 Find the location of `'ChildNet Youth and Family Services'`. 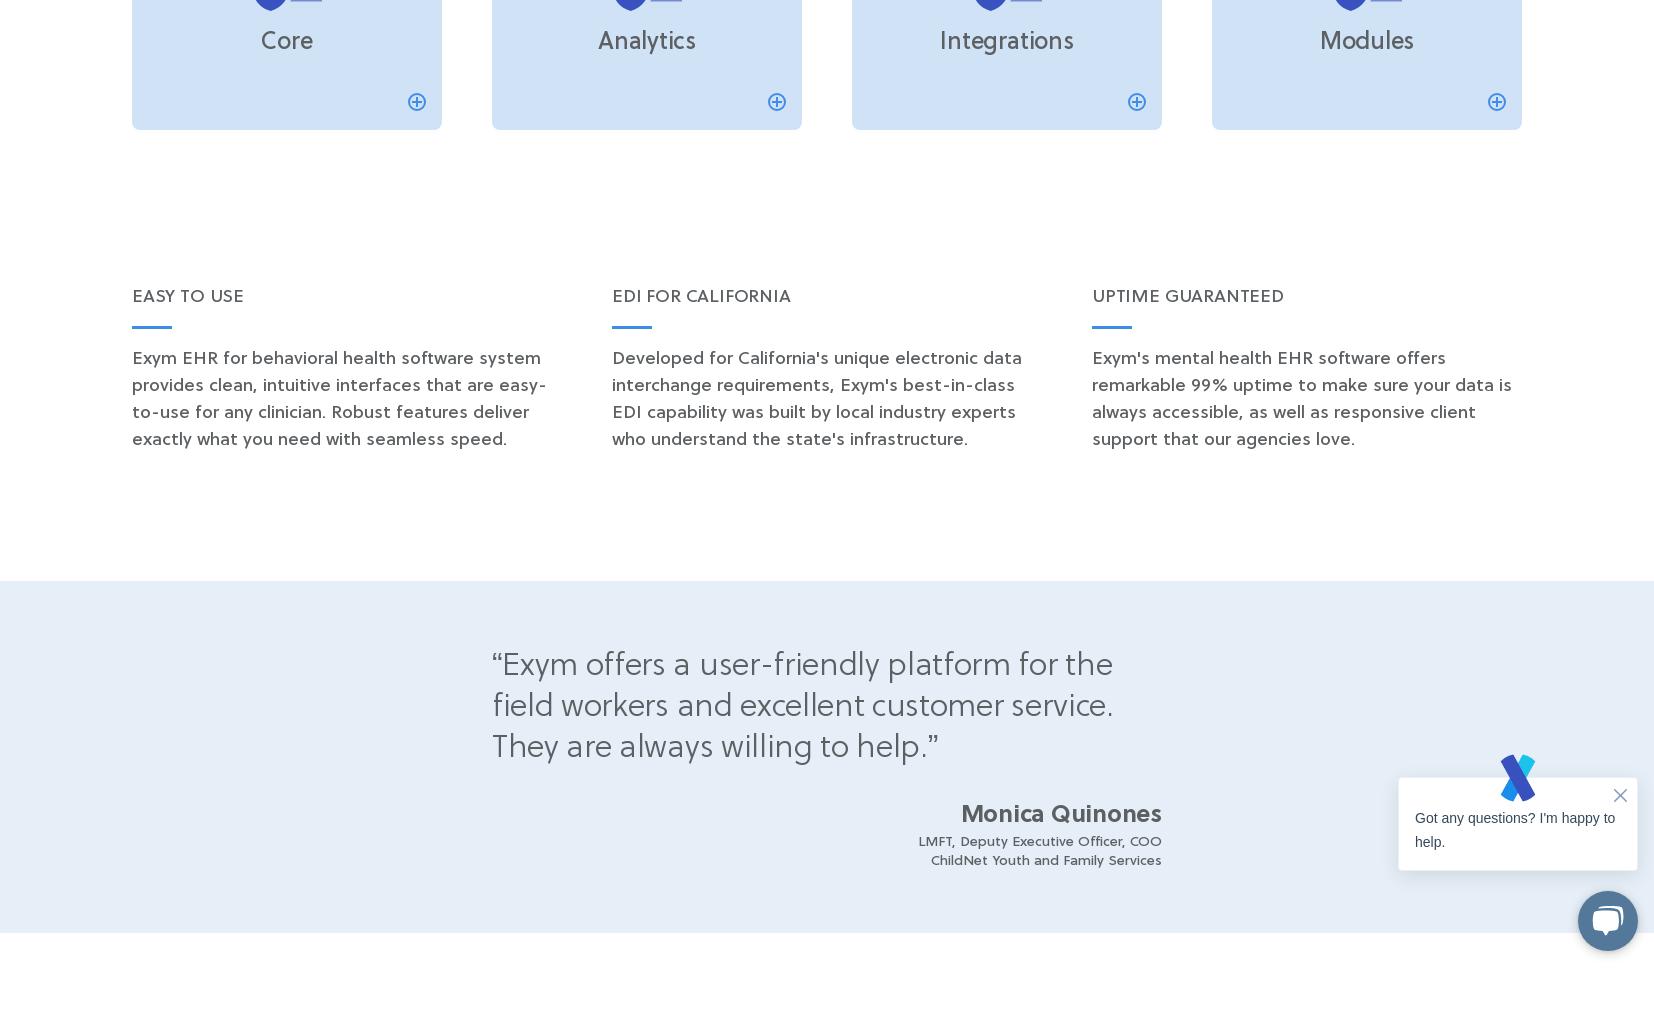

'ChildNet Youth and Family Services' is located at coordinates (1045, 860).